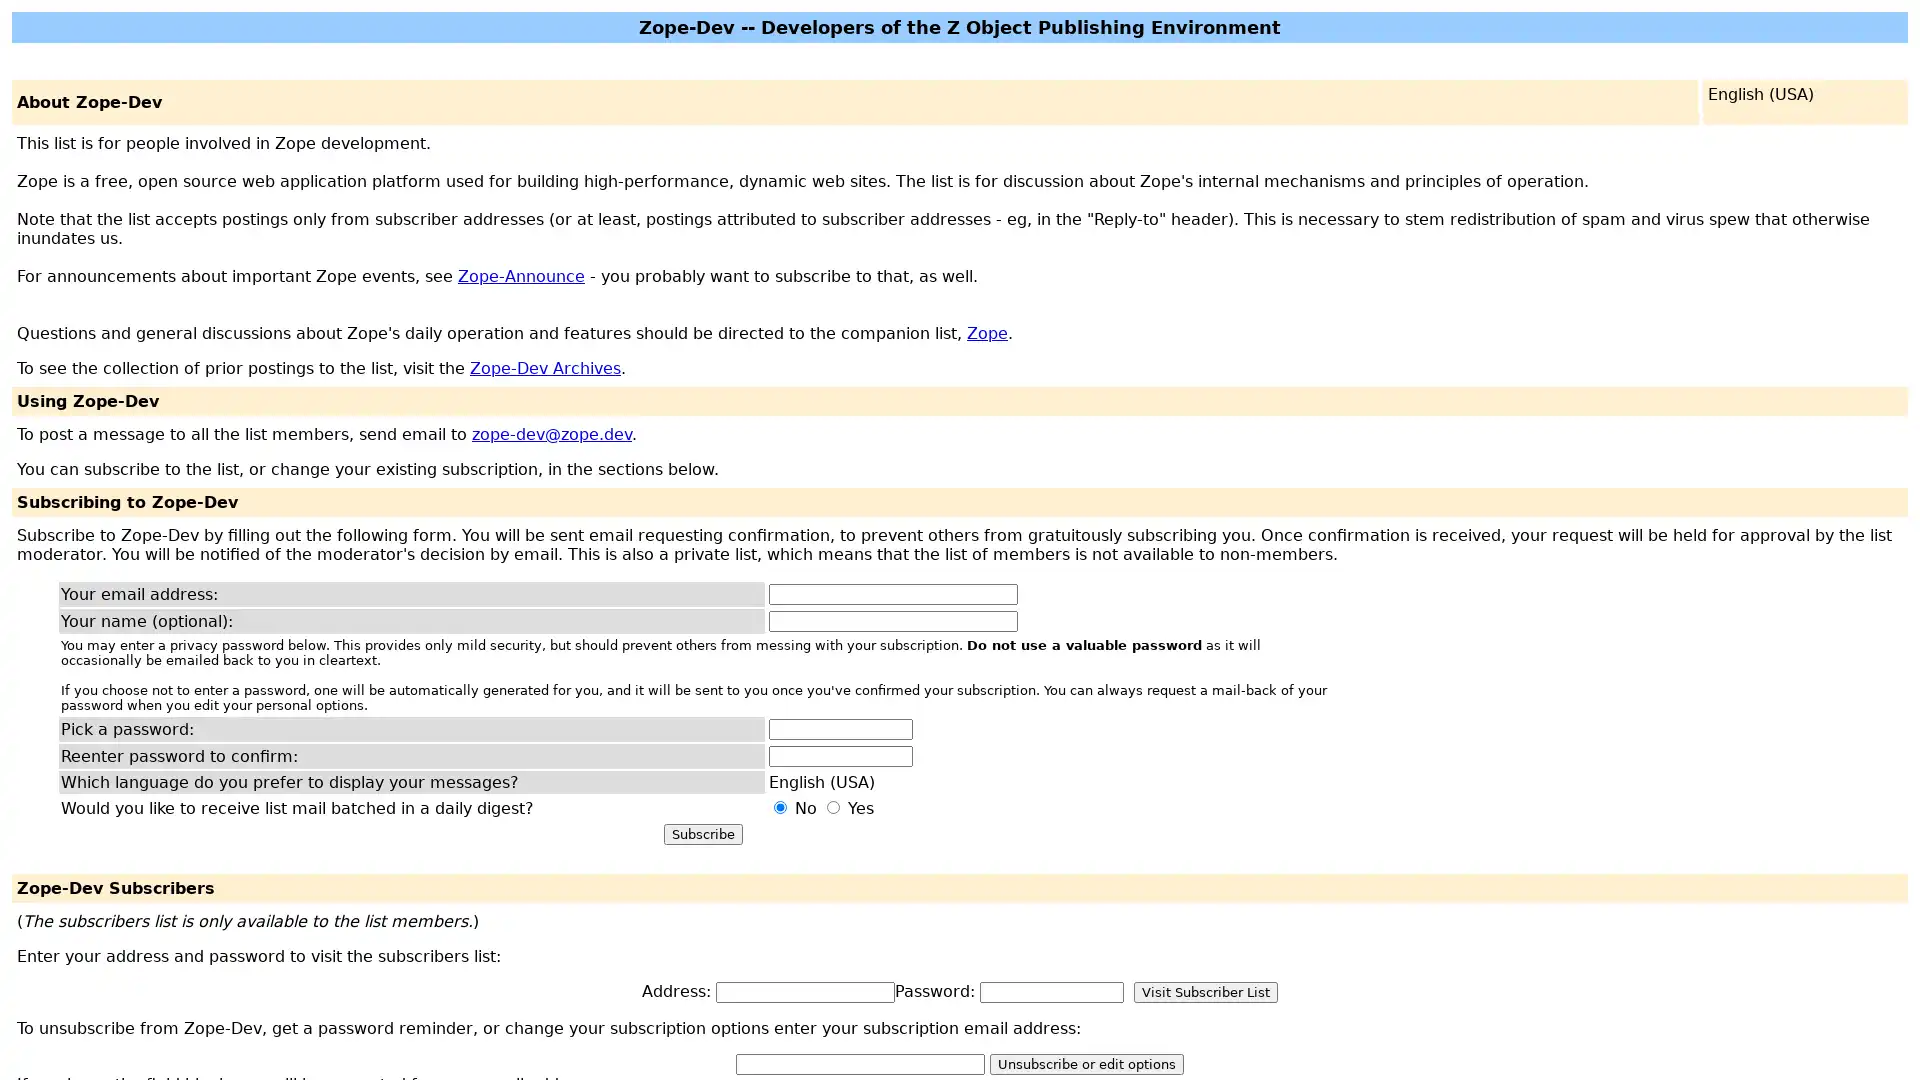 This screenshot has height=1080, width=1920. What do you see at coordinates (702, 834) in the screenshot?
I see `Subscribe` at bounding box center [702, 834].